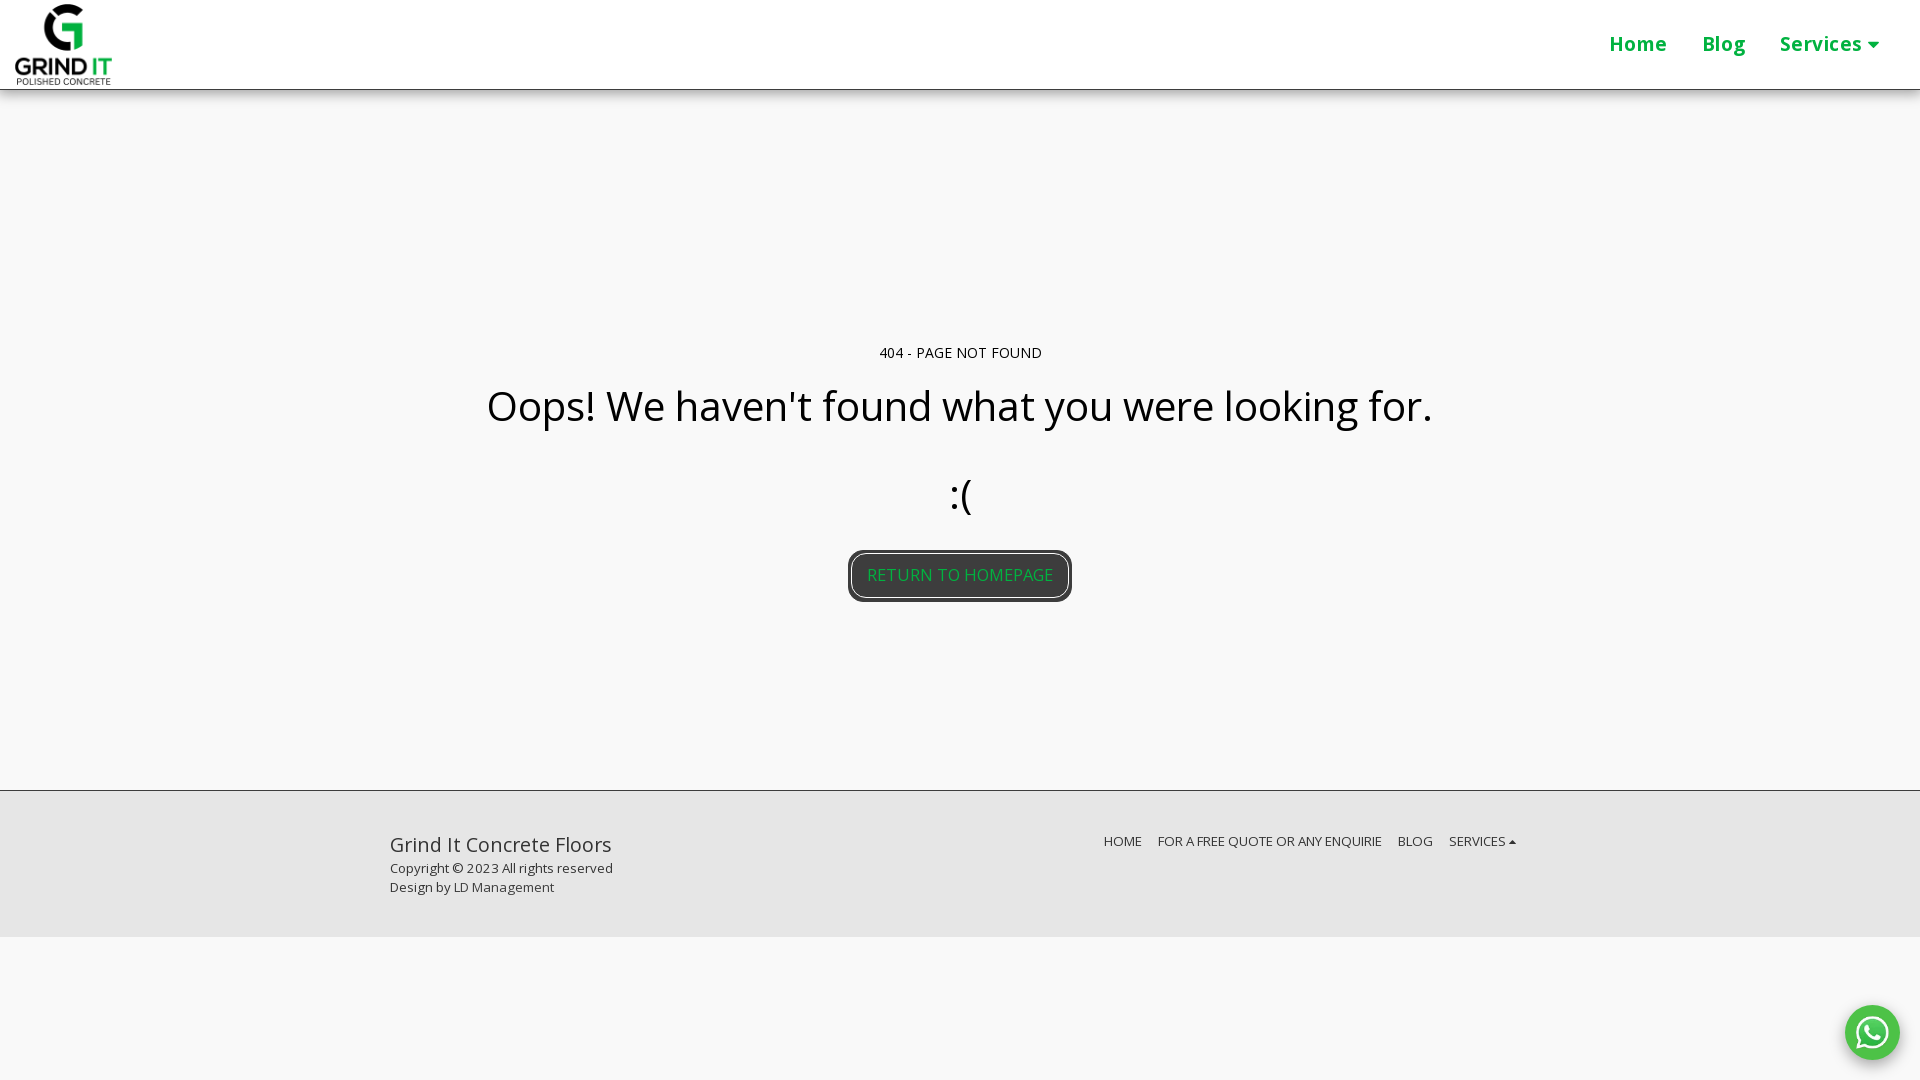  What do you see at coordinates (1684, 45) in the screenshot?
I see `'Blog'` at bounding box center [1684, 45].